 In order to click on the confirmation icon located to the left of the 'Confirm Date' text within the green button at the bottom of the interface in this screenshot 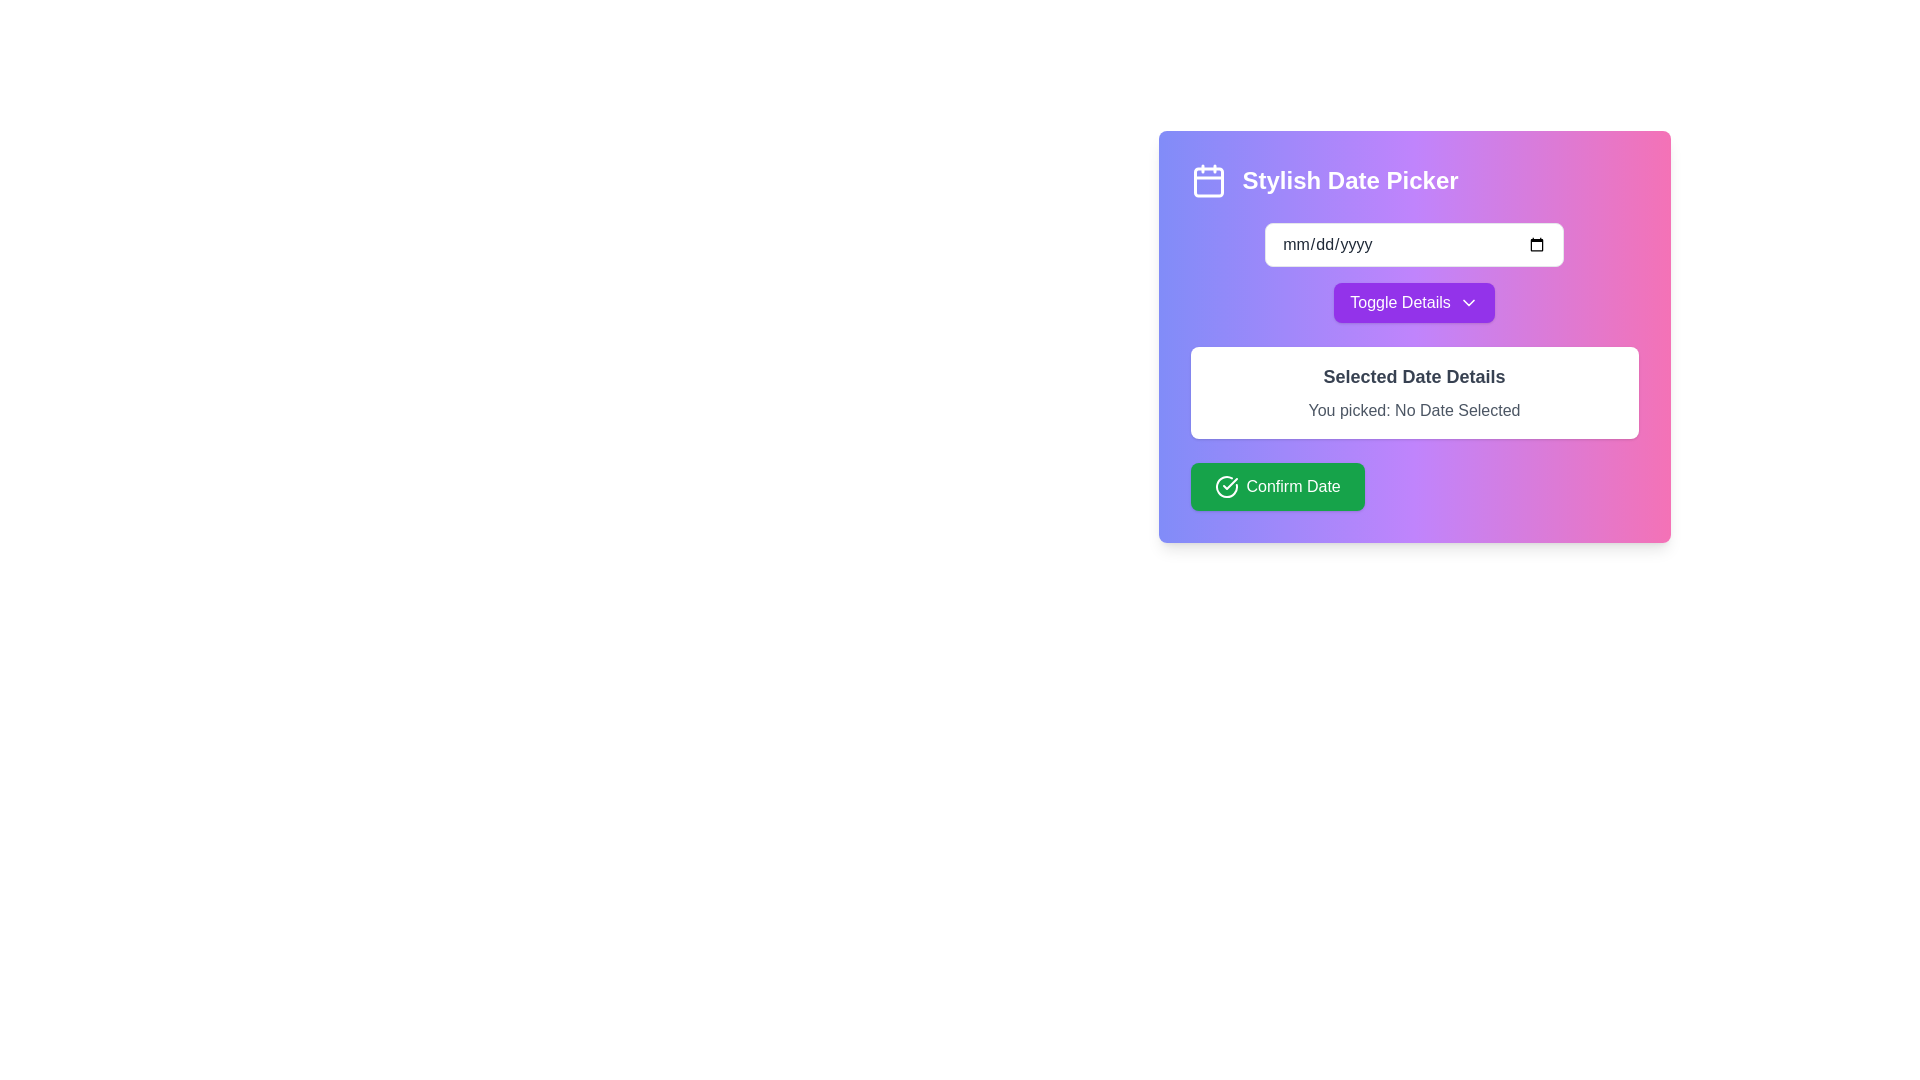, I will do `click(1225, 486)`.